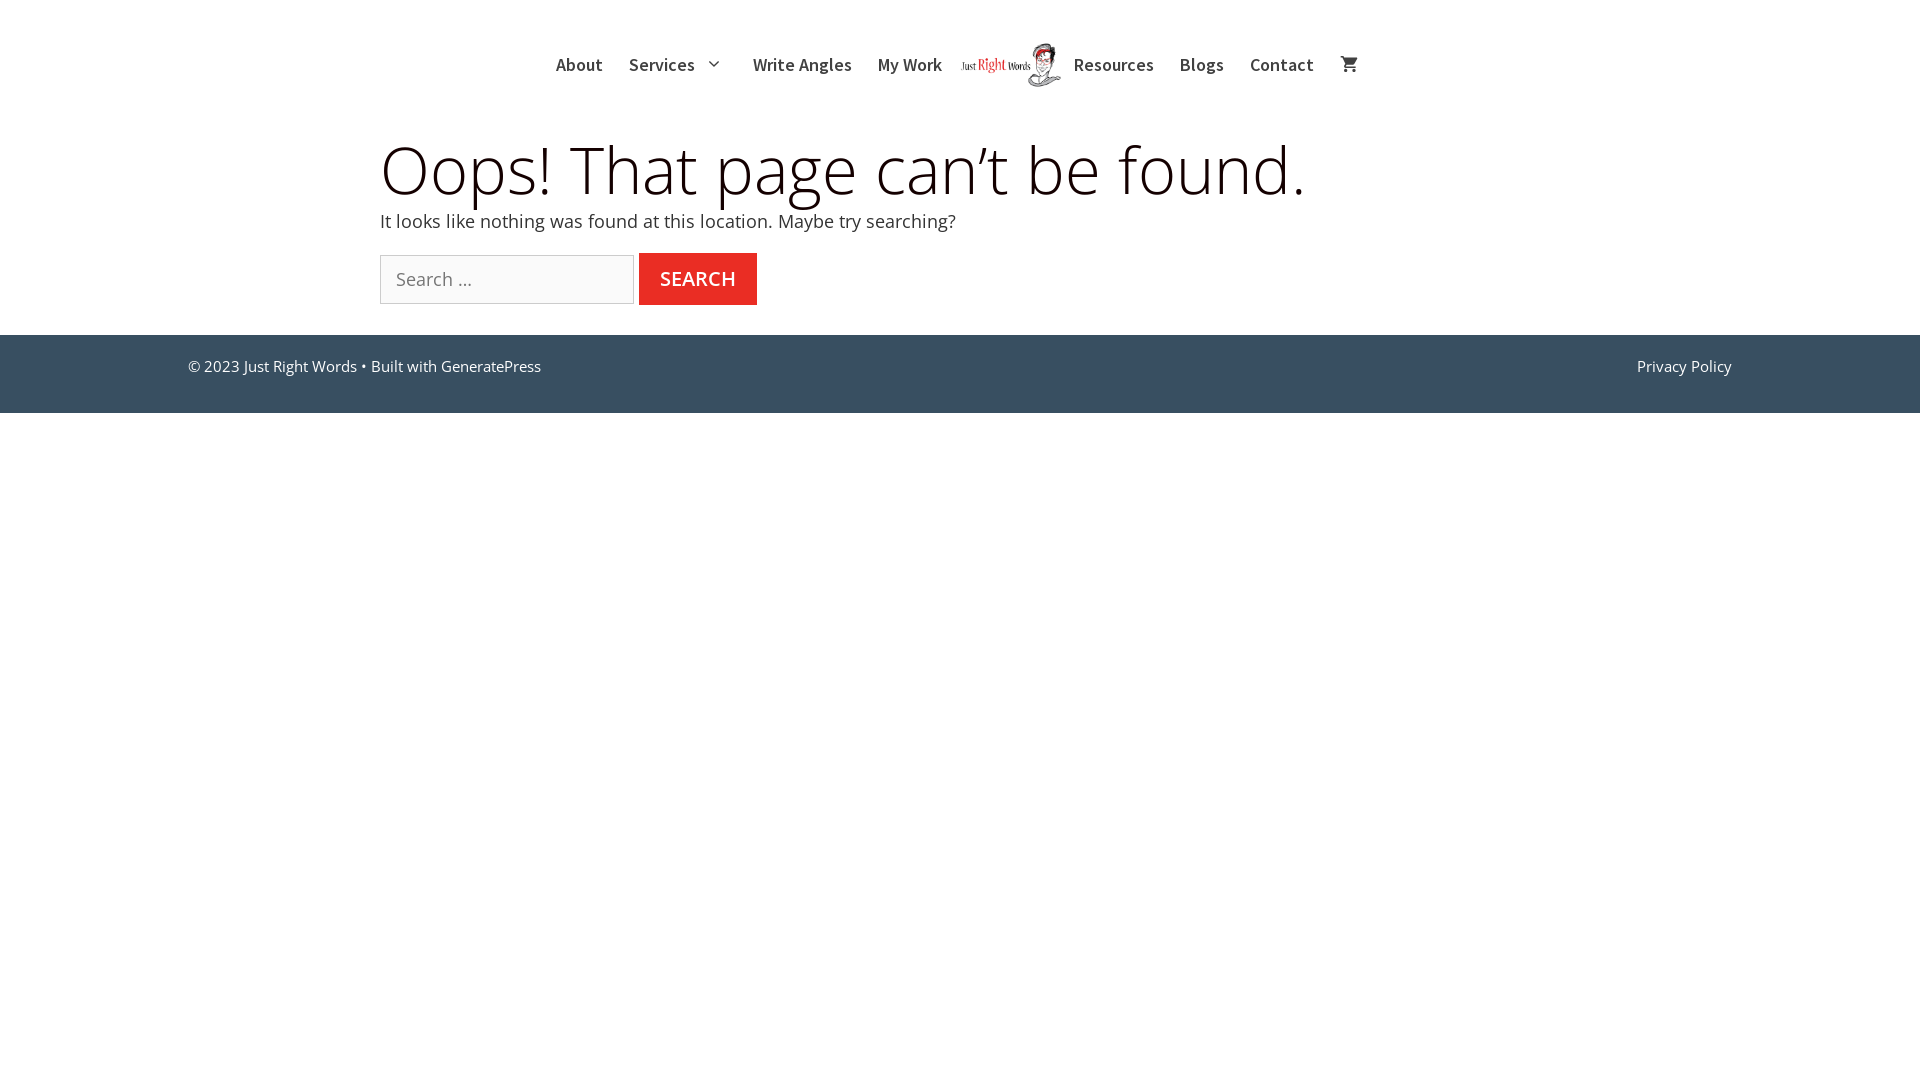 The image size is (1920, 1080). I want to click on 'My Work', so click(868, 64).